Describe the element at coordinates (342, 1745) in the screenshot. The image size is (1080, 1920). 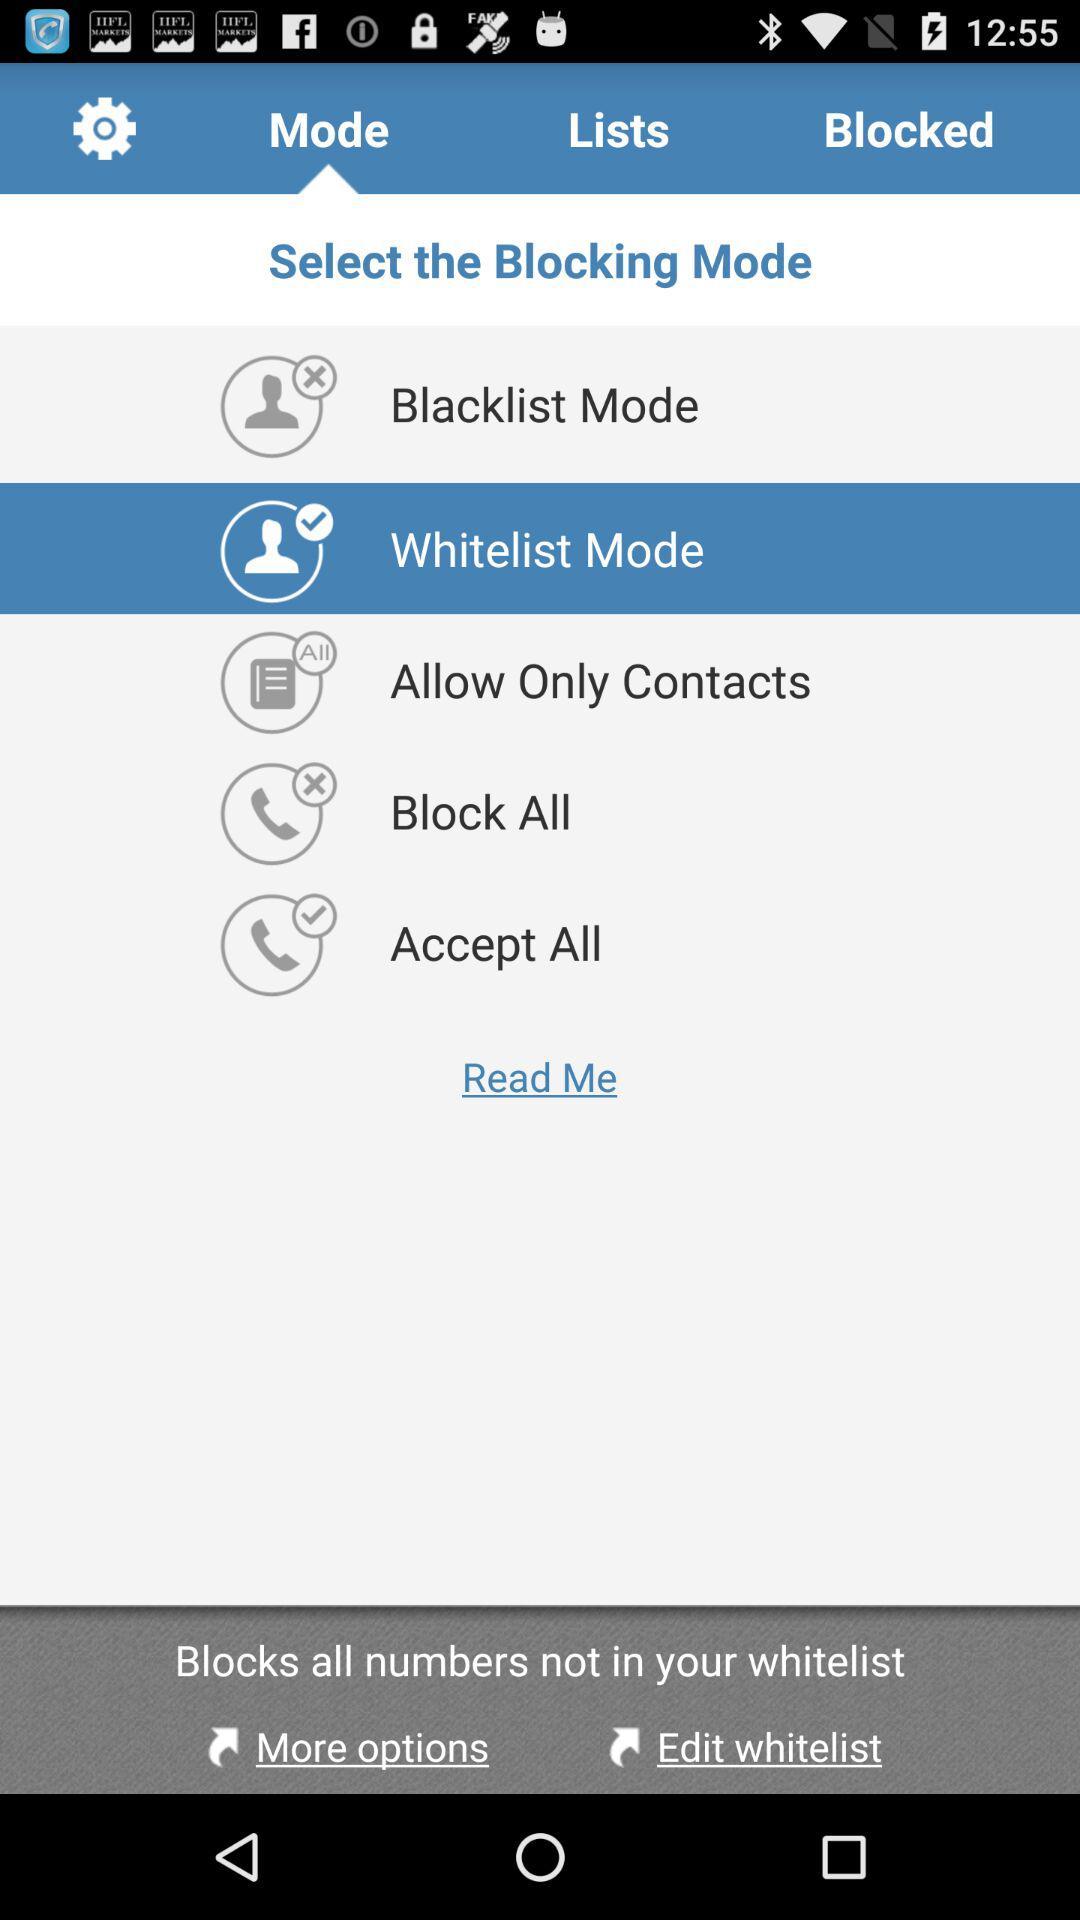
I see `the more options at the bottom left corner` at that location.